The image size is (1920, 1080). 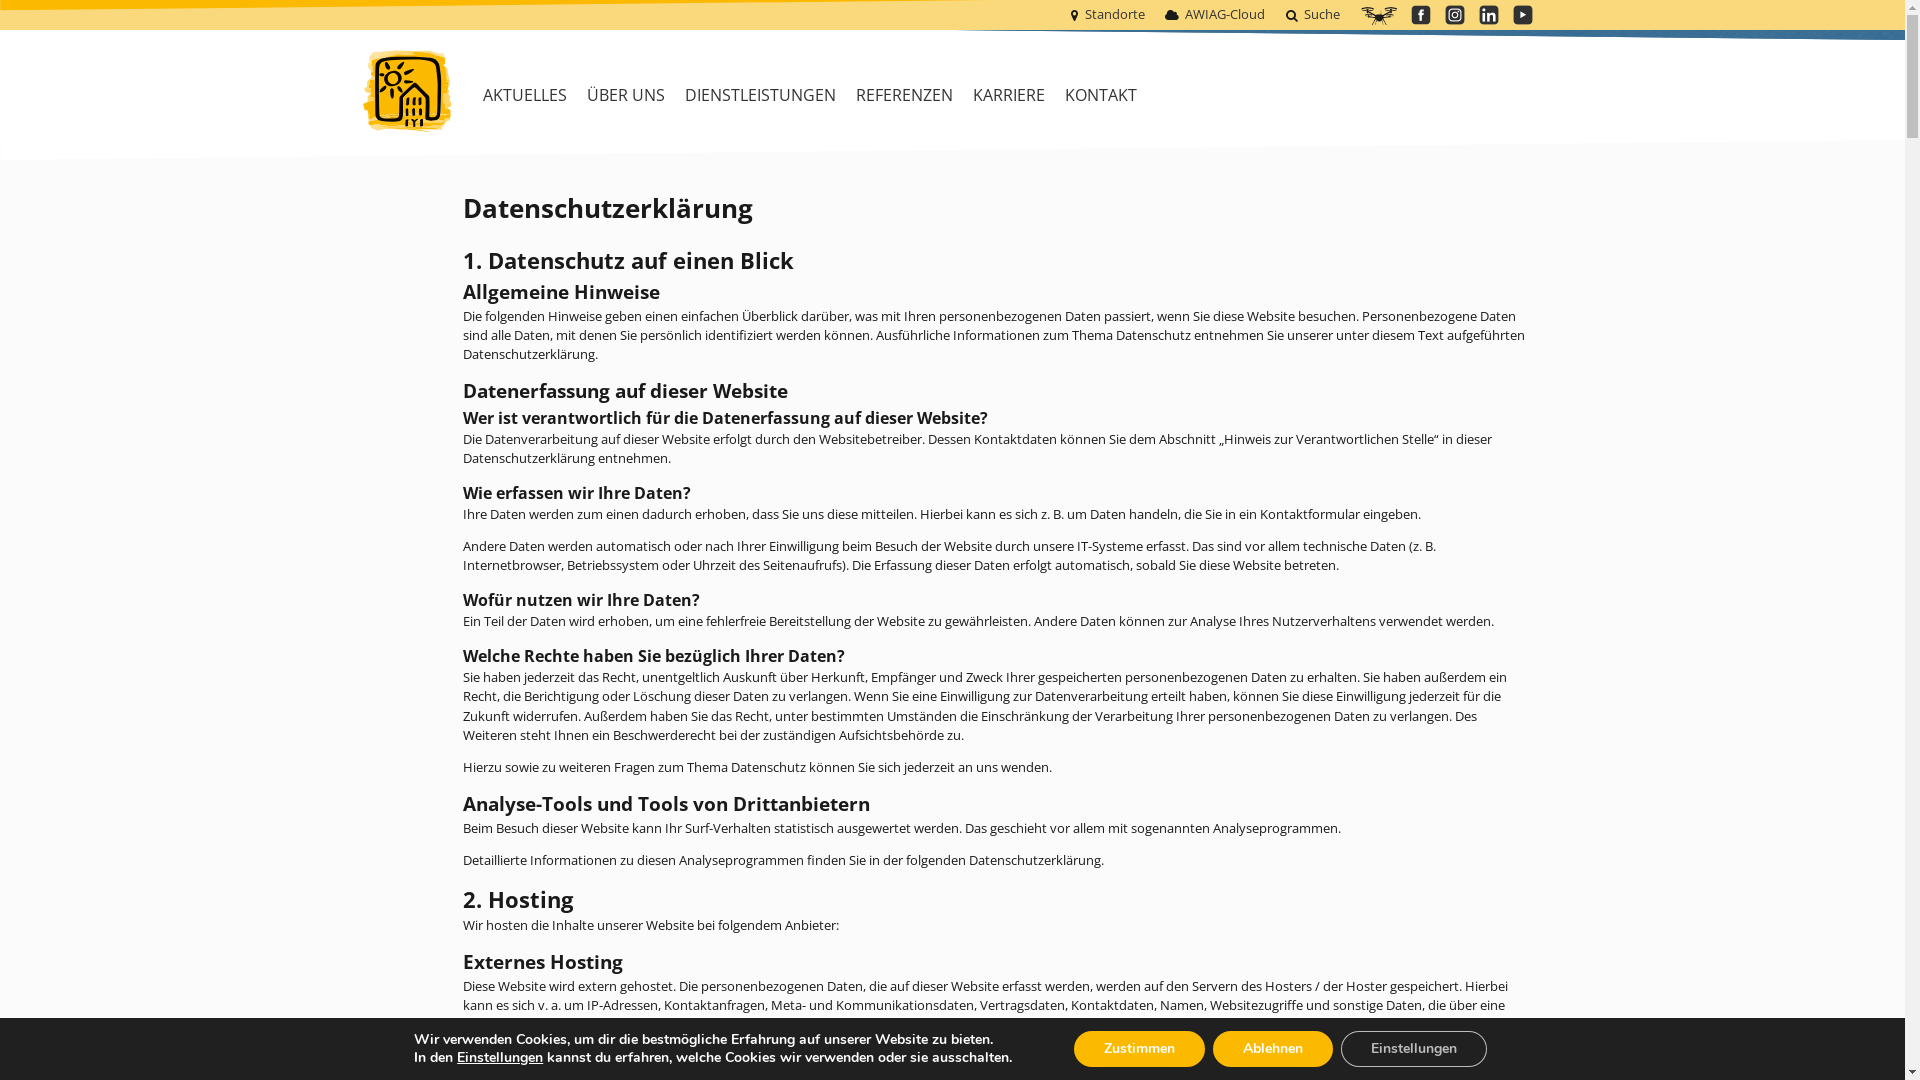 What do you see at coordinates (1520, 15) in the screenshot?
I see `'YouTube'` at bounding box center [1520, 15].